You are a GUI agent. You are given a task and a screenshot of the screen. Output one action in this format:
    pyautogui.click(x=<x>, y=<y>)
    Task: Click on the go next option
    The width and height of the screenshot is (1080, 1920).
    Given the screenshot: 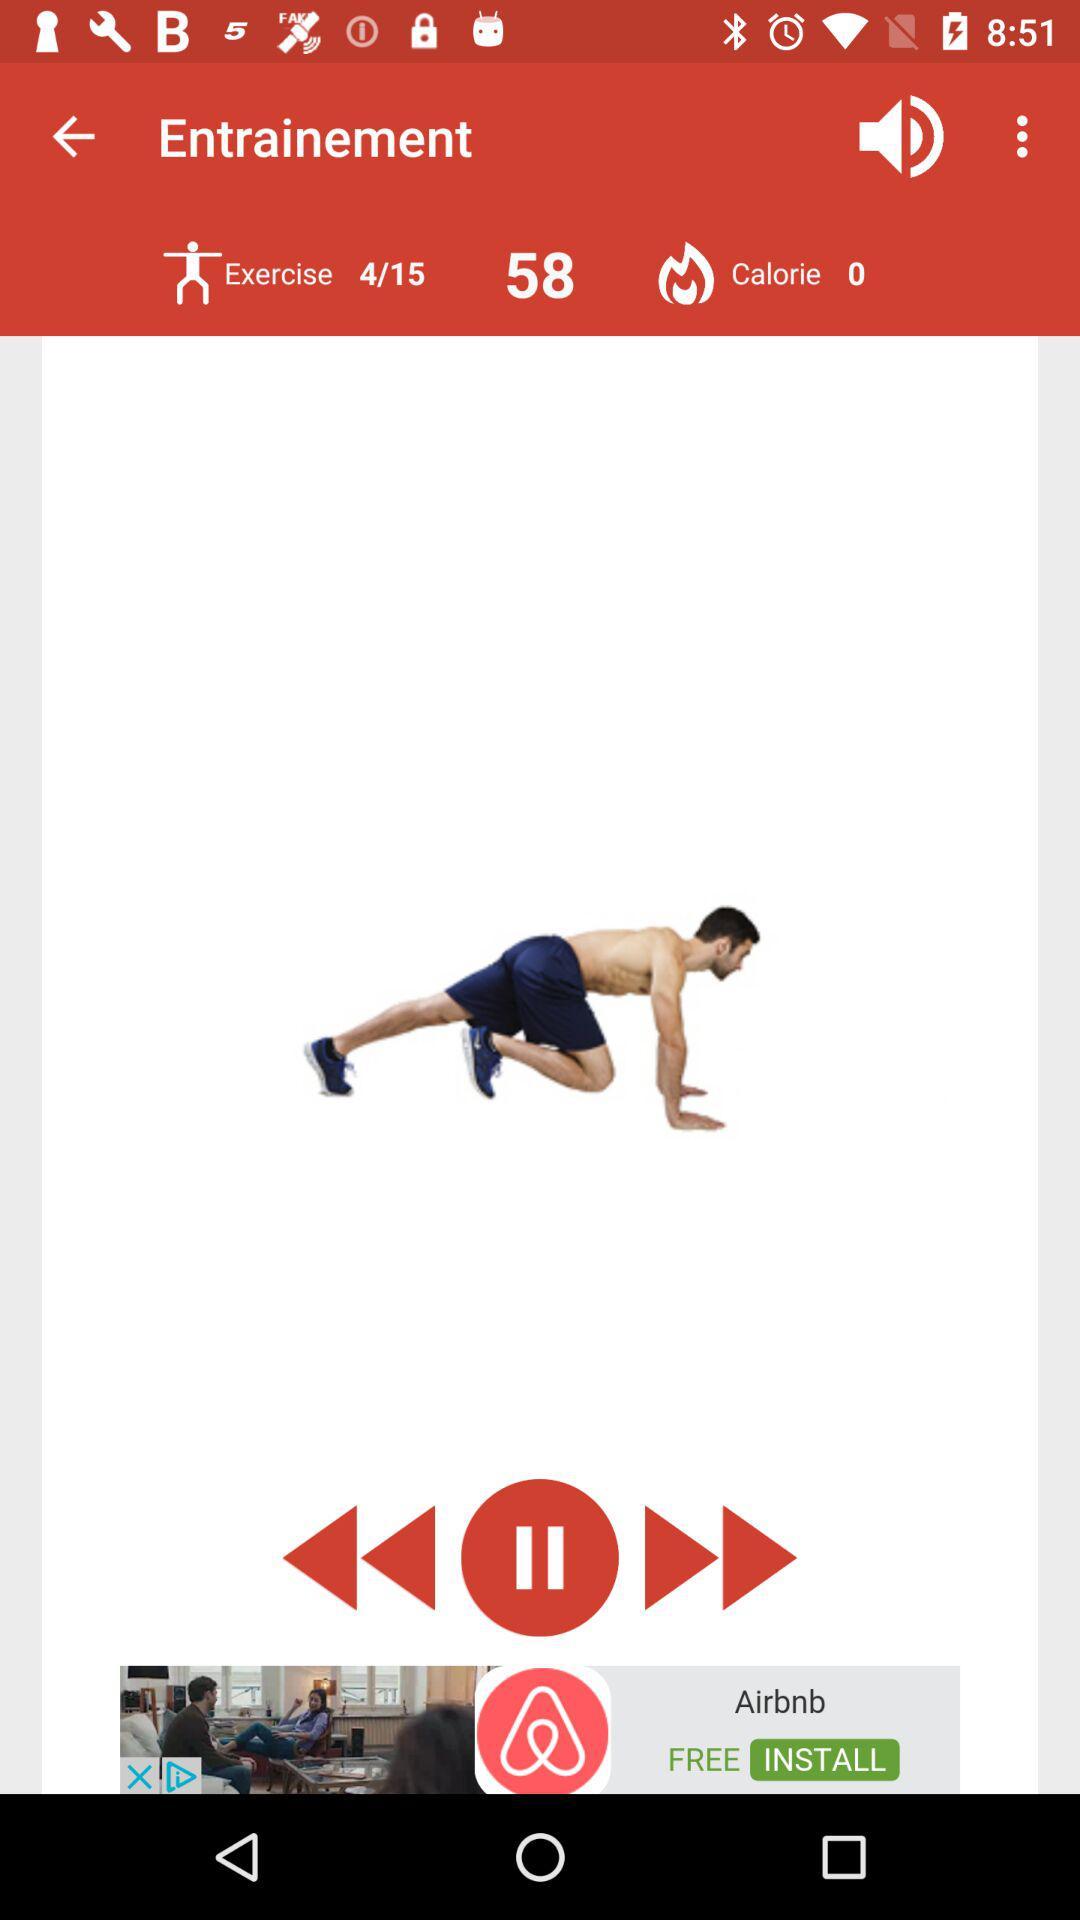 What is the action you would take?
    pyautogui.click(x=721, y=1556)
    